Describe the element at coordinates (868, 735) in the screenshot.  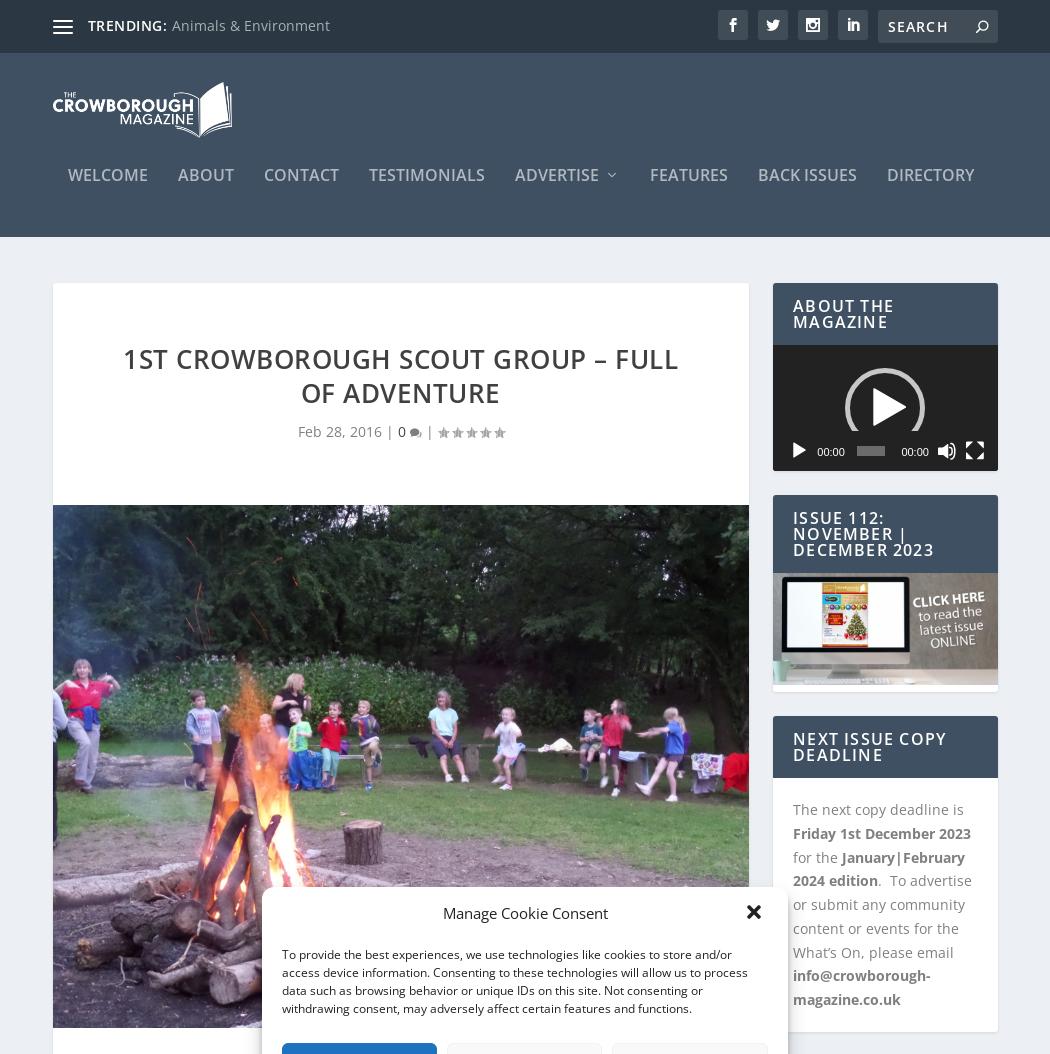
I see `'NEXT ISSUE COPY DEADLINE'` at that location.